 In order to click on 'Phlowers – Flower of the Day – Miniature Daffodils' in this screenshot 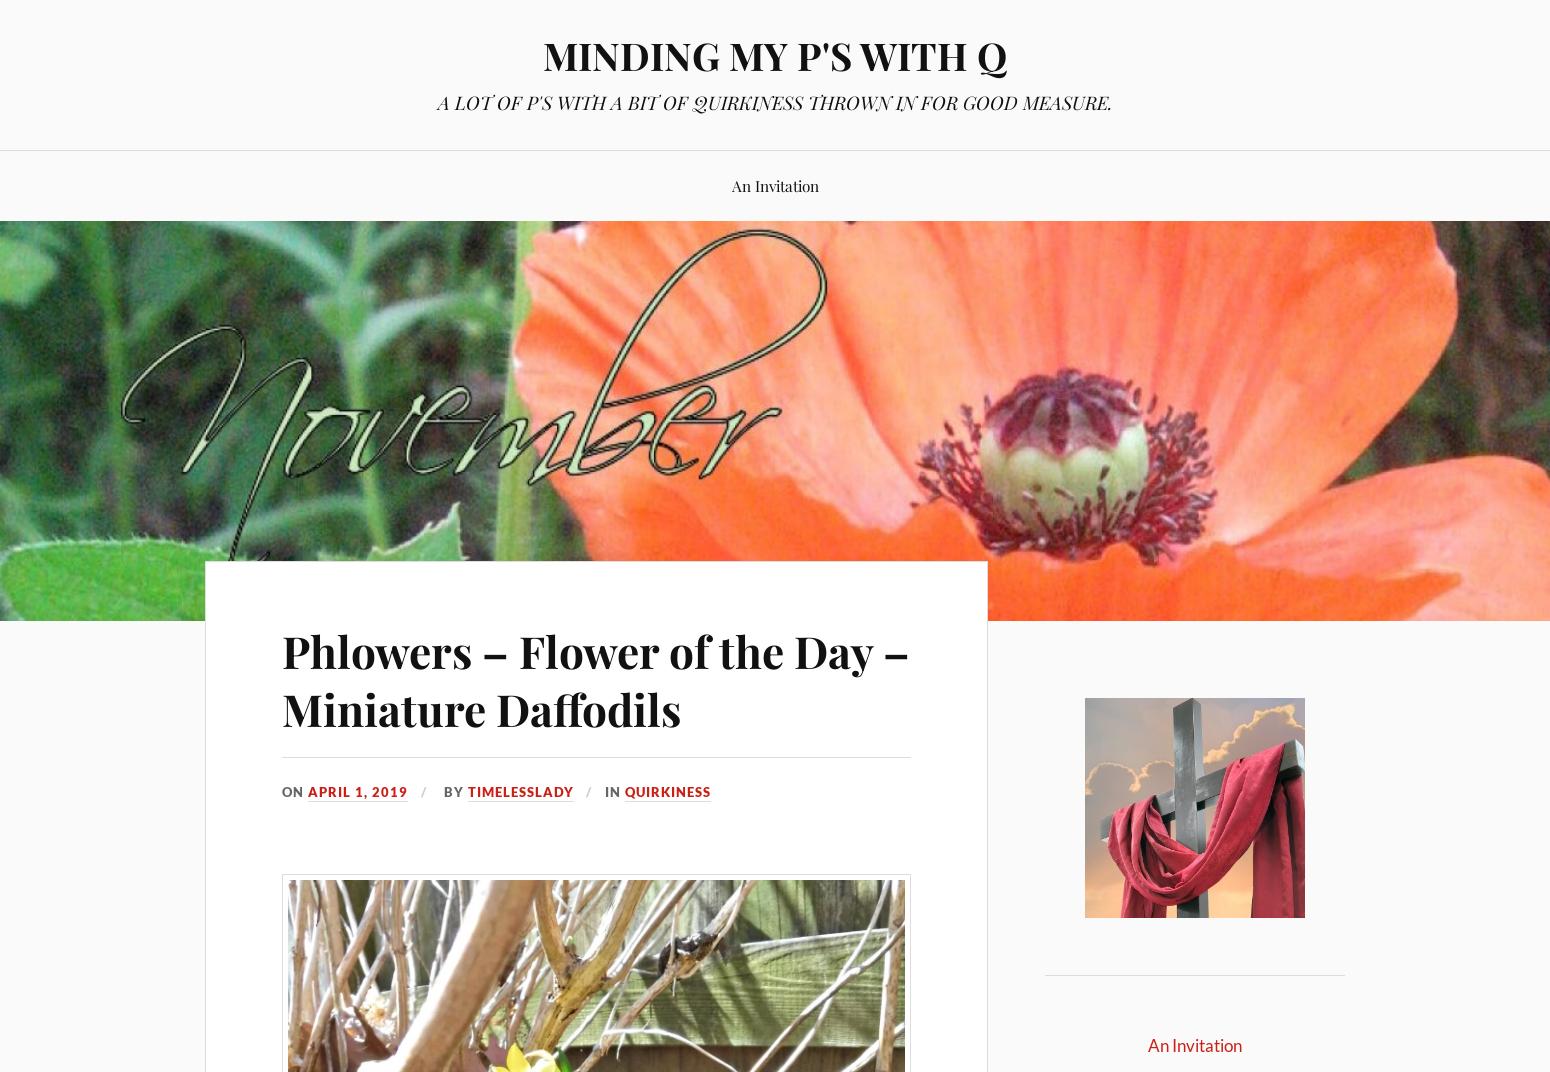, I will do `click(595, 678)`.